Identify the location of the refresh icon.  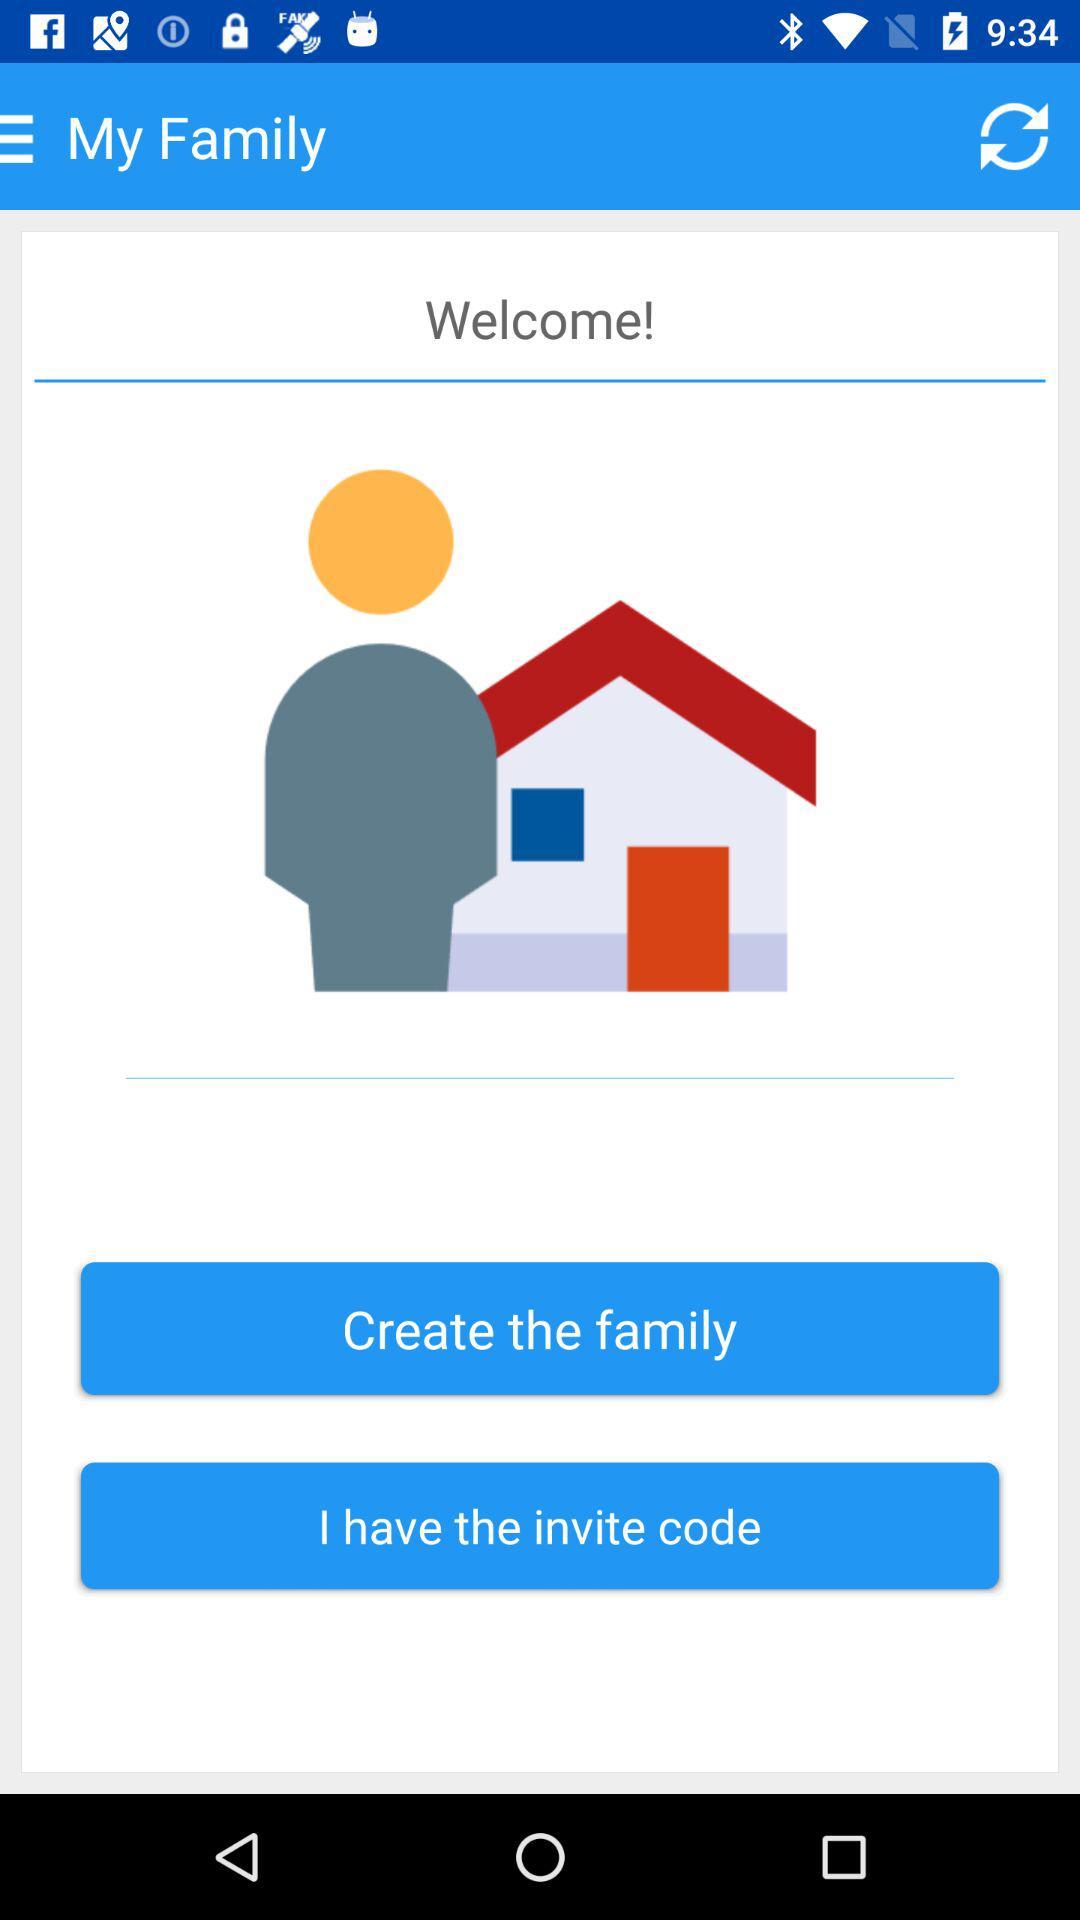
(1014, 135).